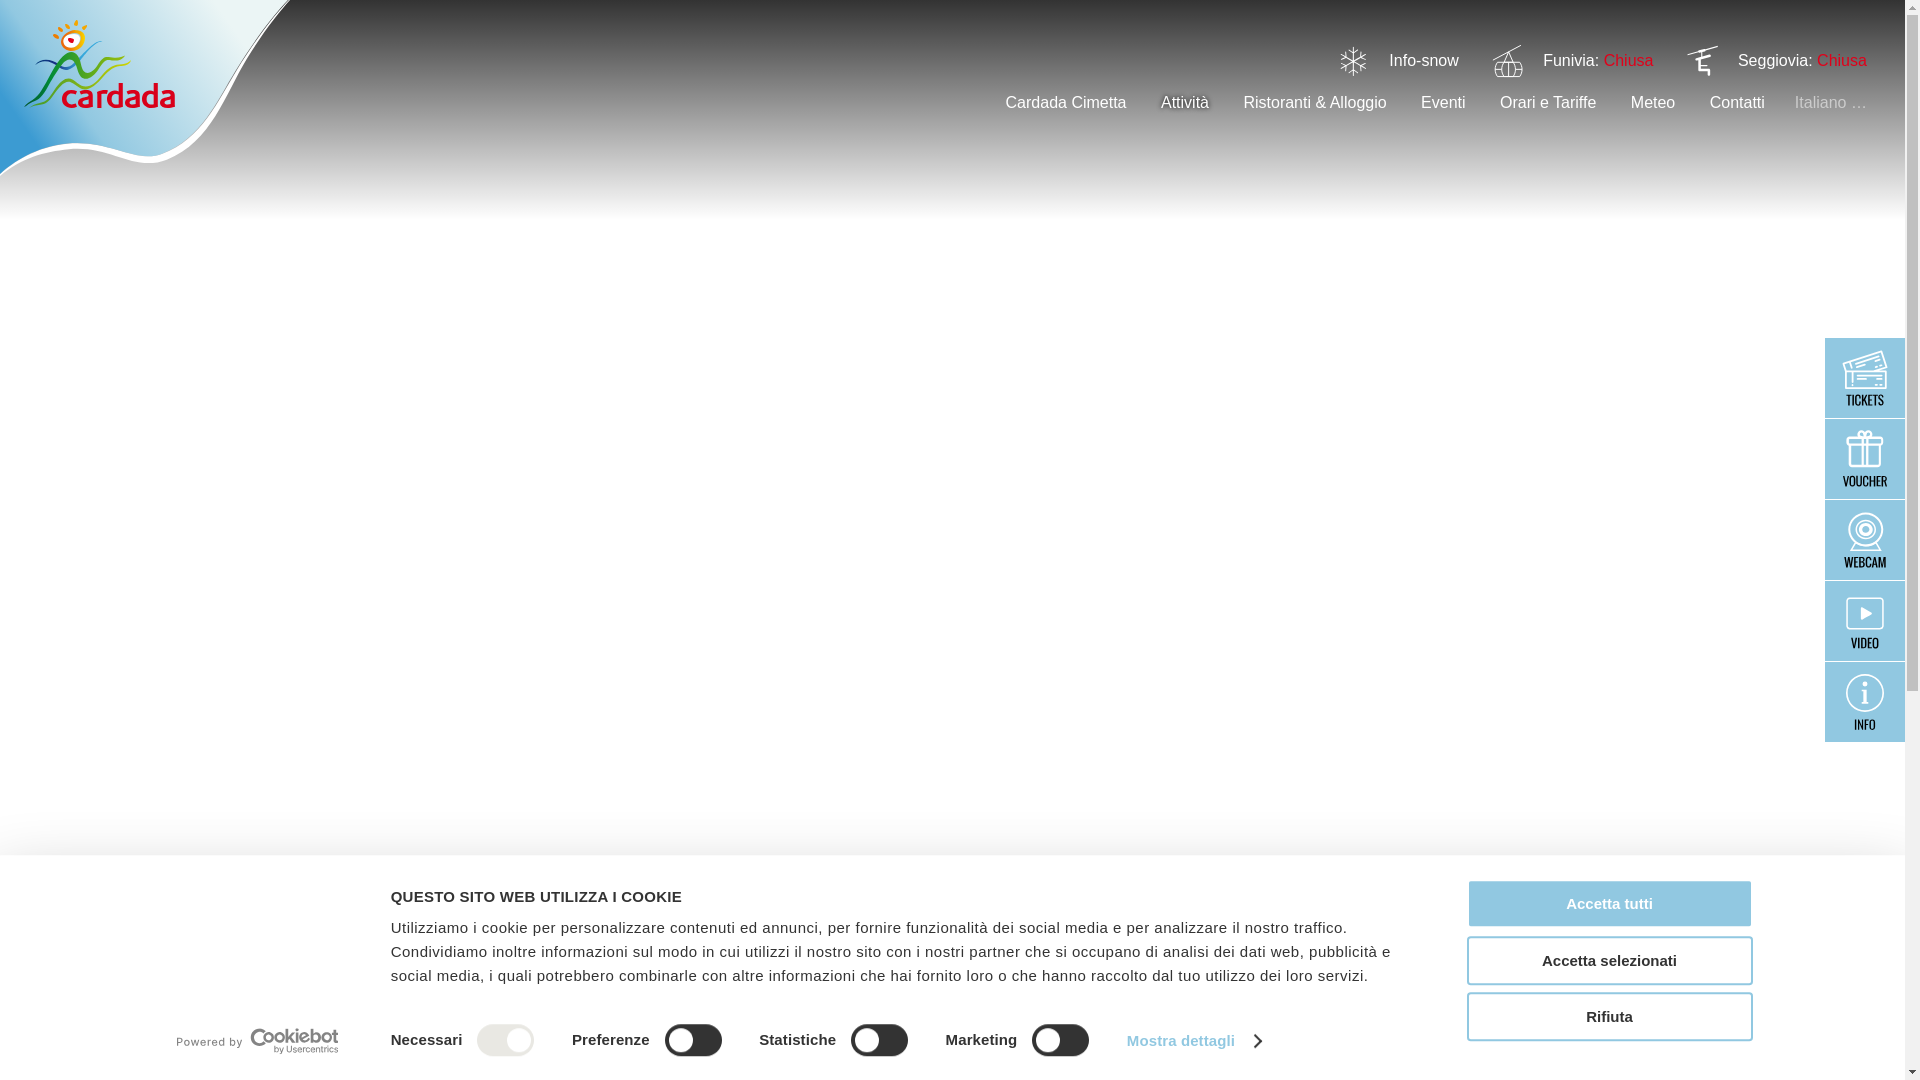 This screenshot has width=1920, height=1080. What do you see at coordinates (1736, 102) in the screenshot?
I see `'Contatti'` at bounding box center [1736, 102].